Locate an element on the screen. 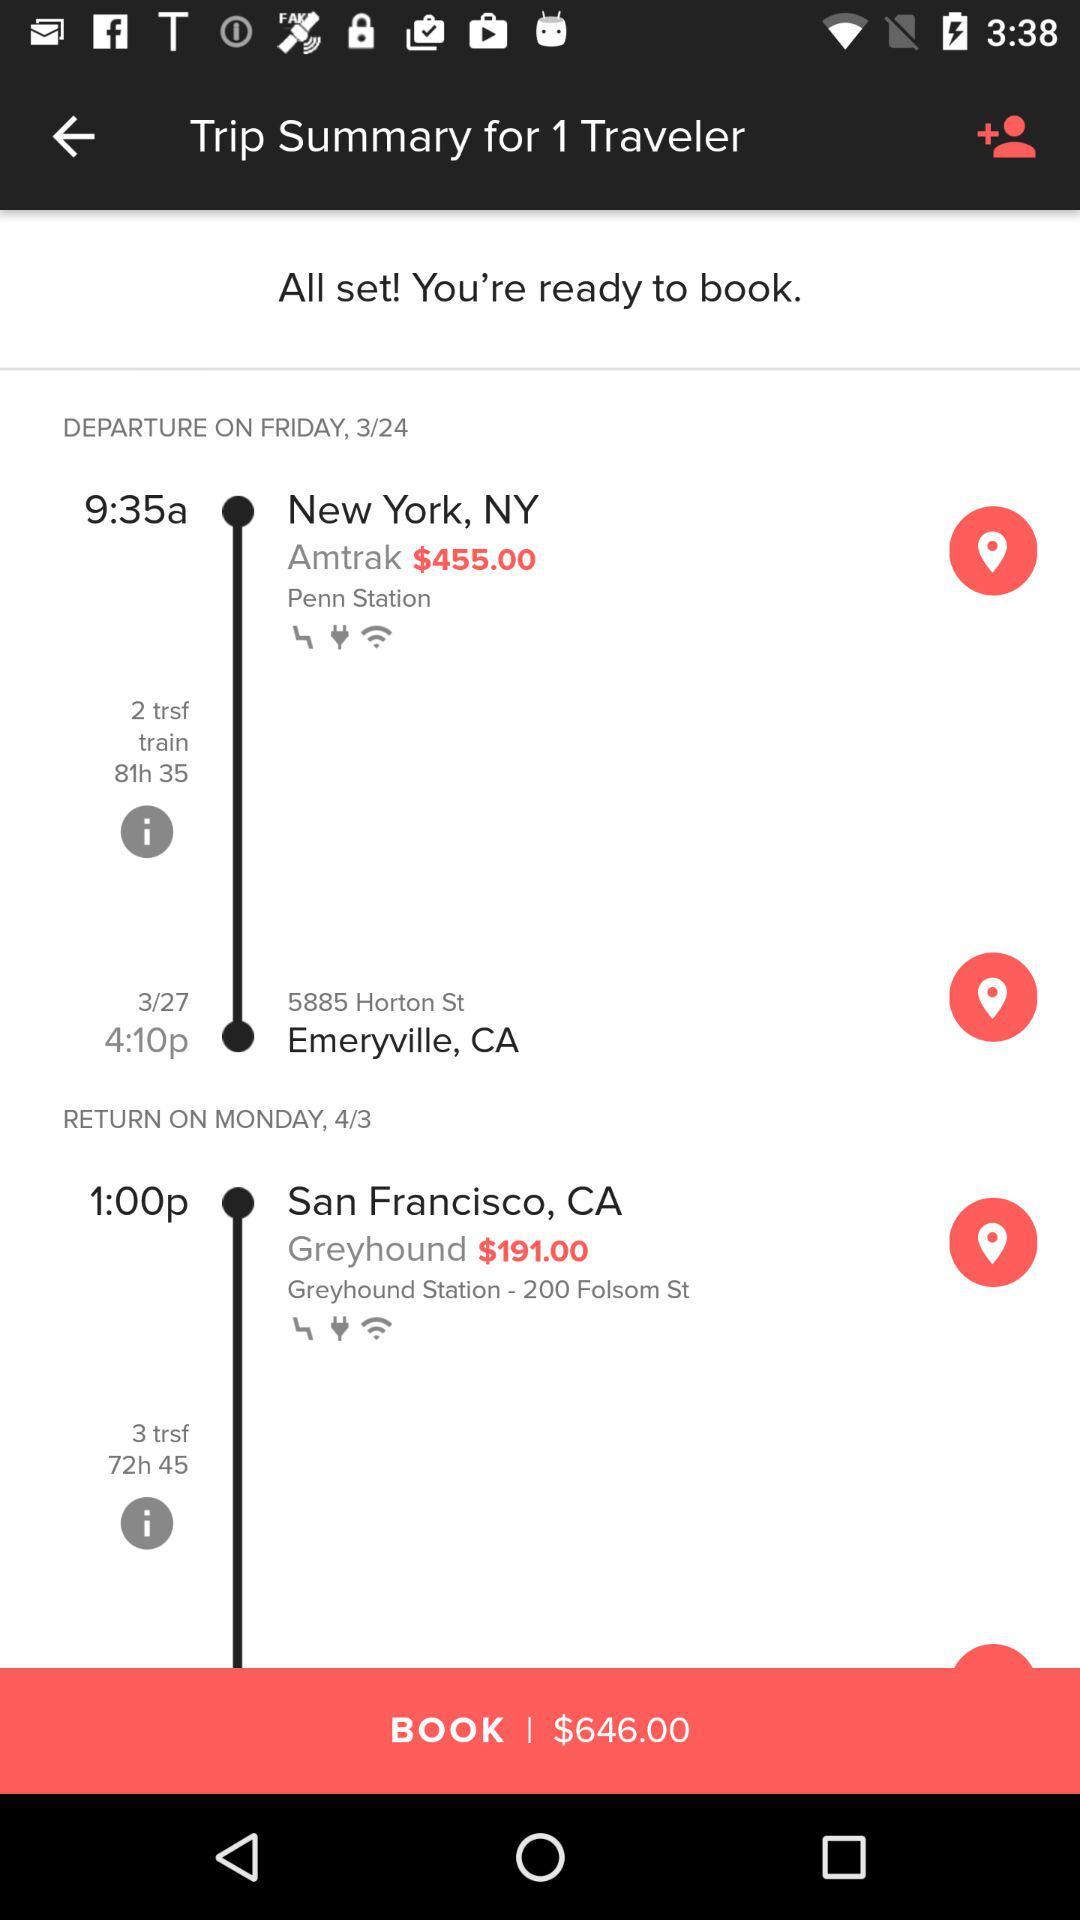  location is located at coordinates (993, 1241).